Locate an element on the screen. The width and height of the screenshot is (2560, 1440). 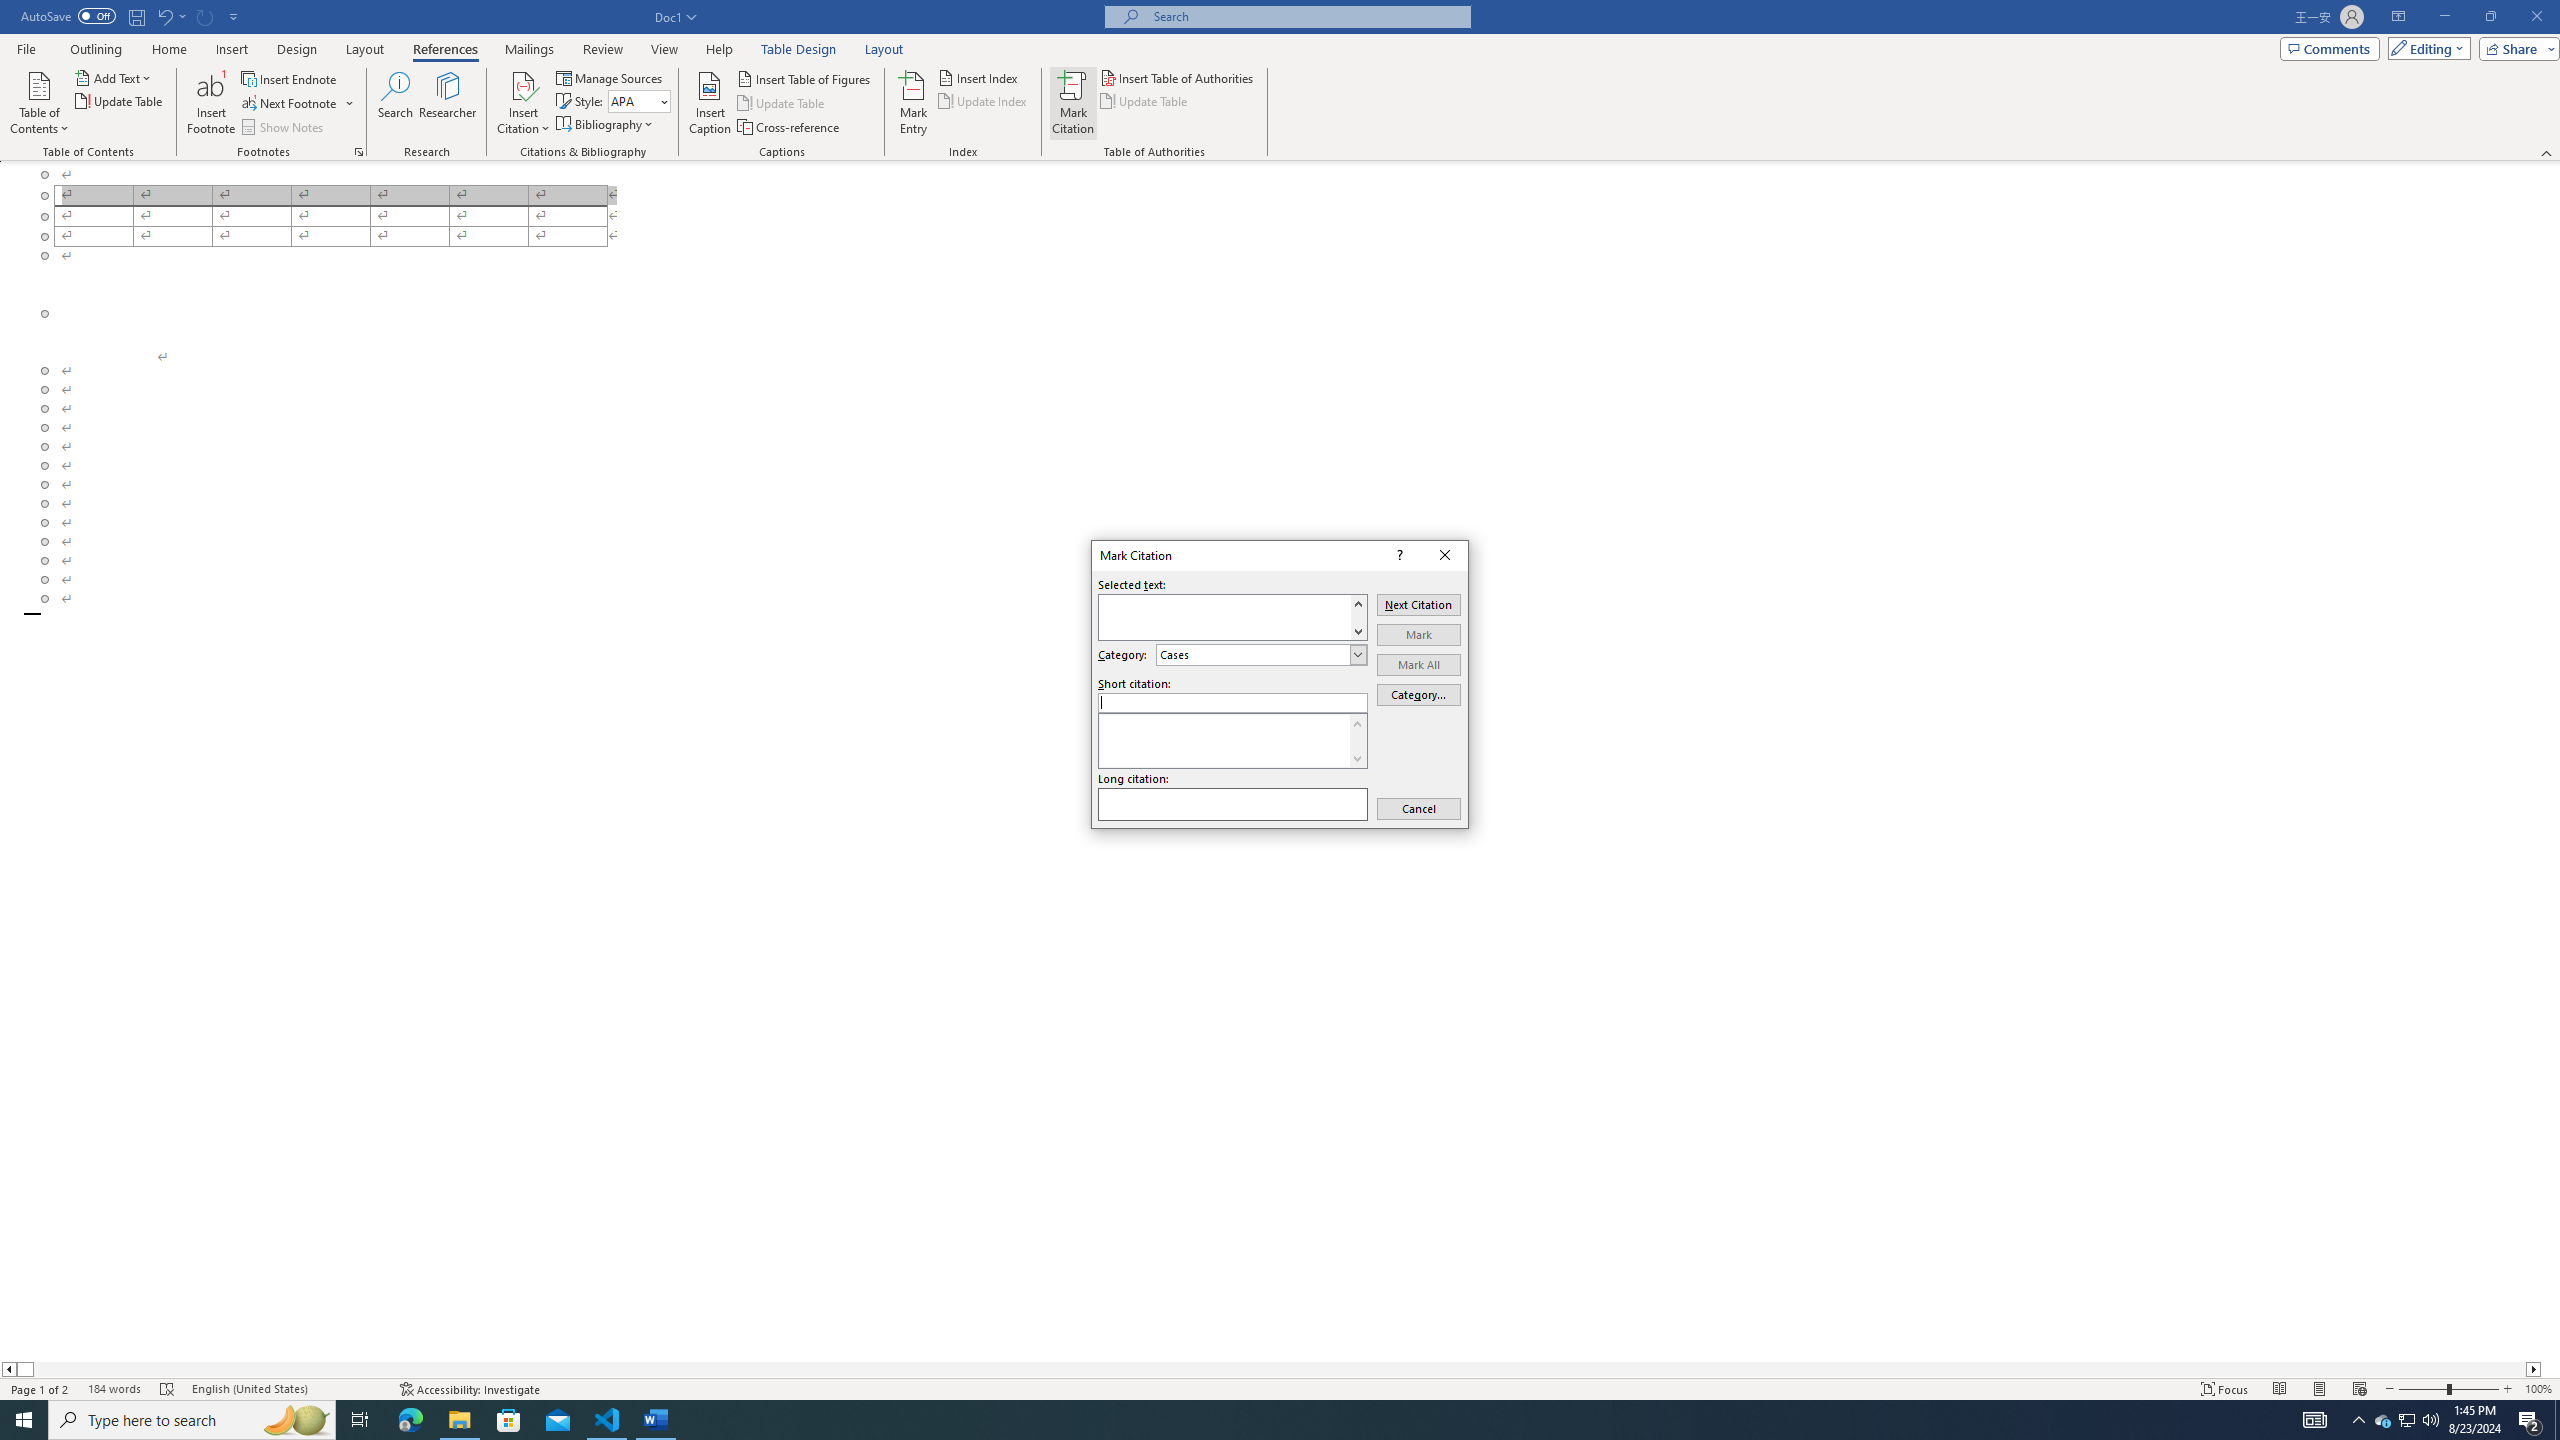
'Manage Sources...' is located at coordinates (610, 77).